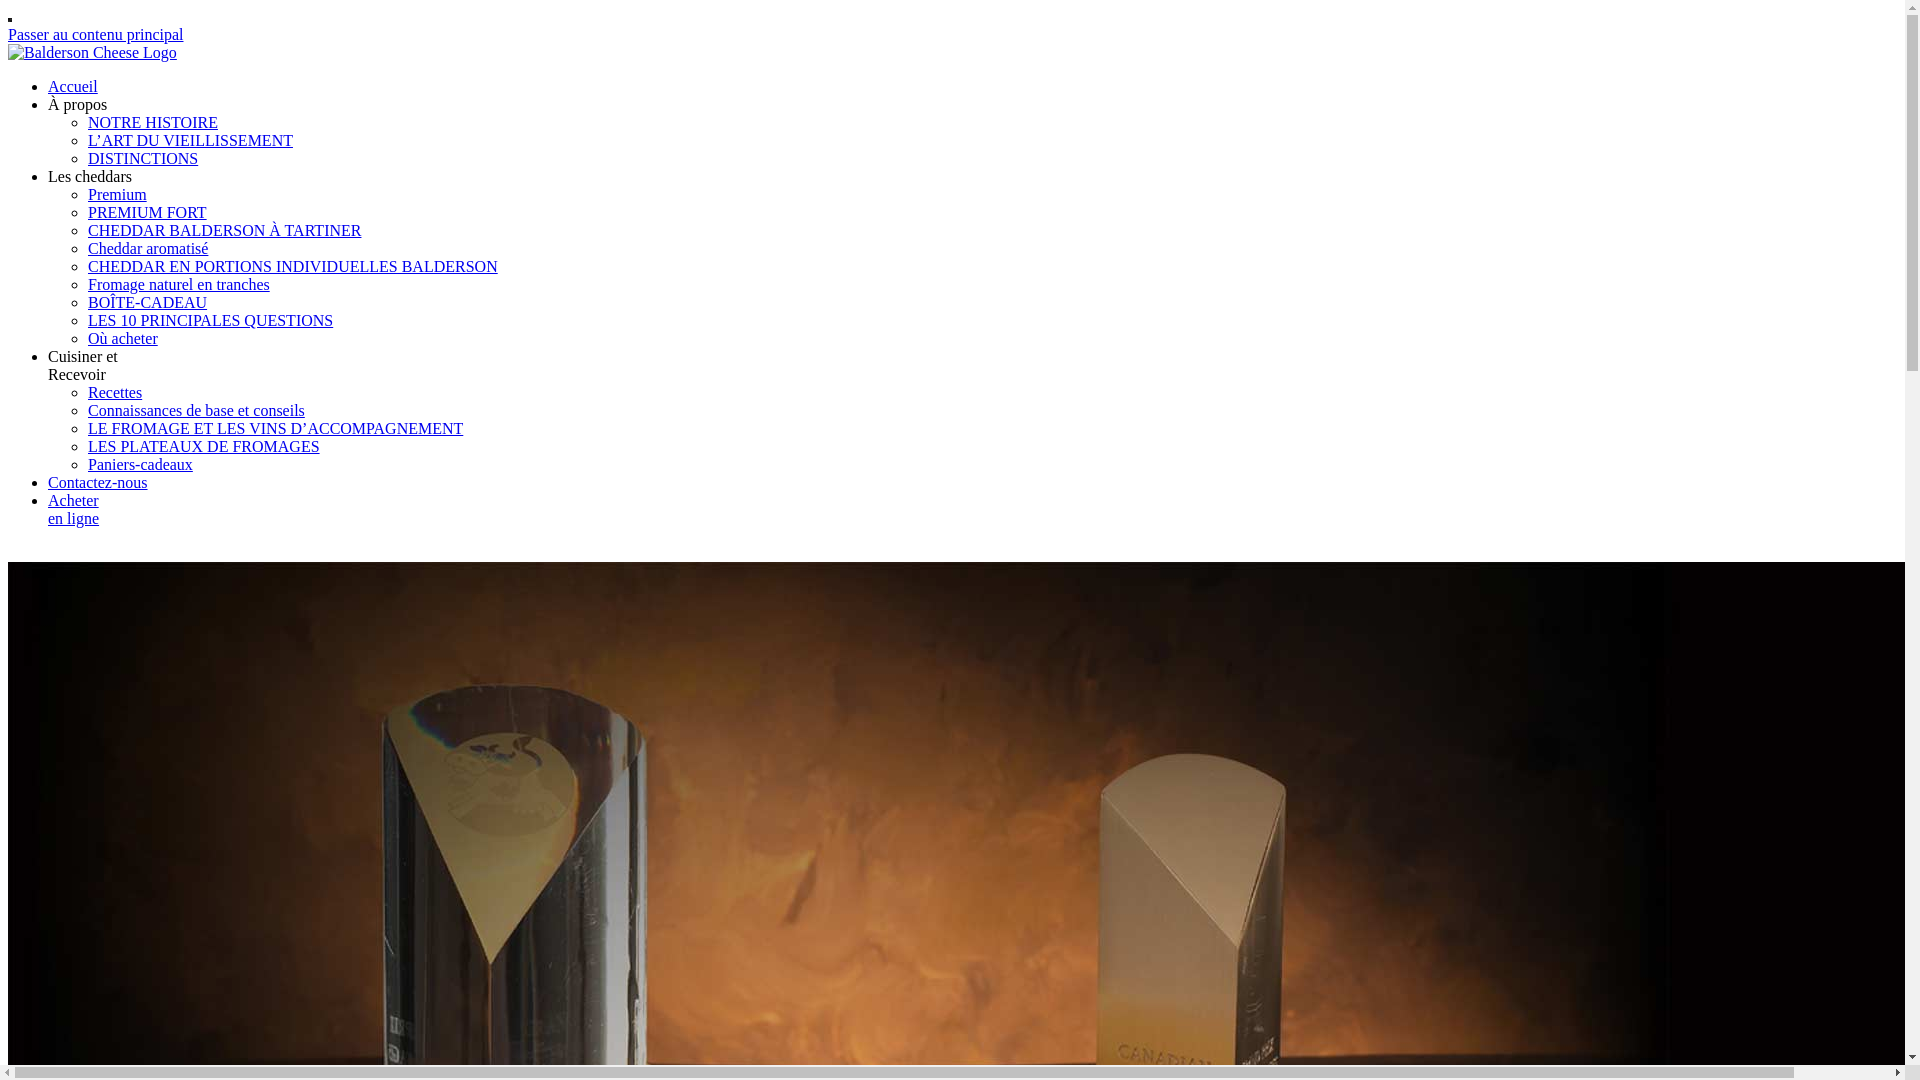 This screenshot has width=1920, height=1080. I want to click on 'DISTINCTIONS', so click(142, 157).